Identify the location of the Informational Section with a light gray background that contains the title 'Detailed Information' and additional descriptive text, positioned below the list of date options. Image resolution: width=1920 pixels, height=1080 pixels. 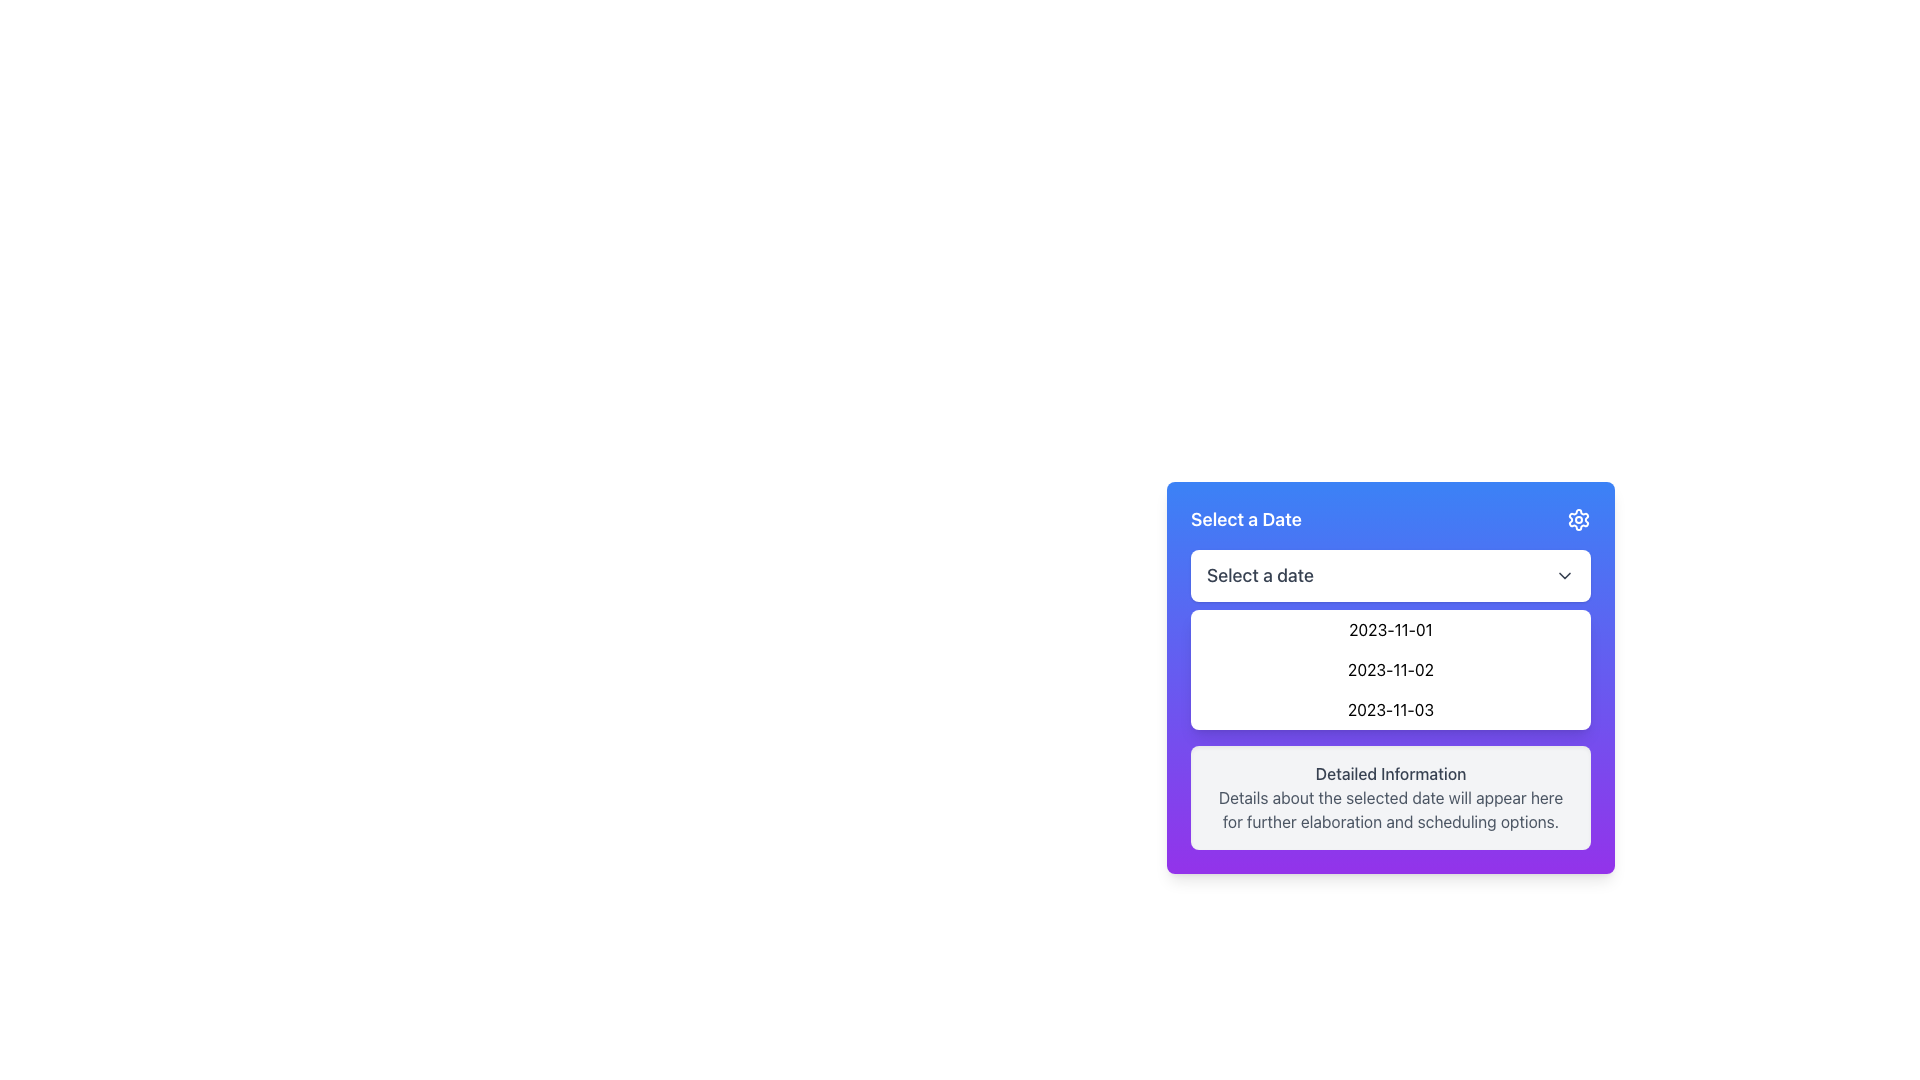
(1390, 797).